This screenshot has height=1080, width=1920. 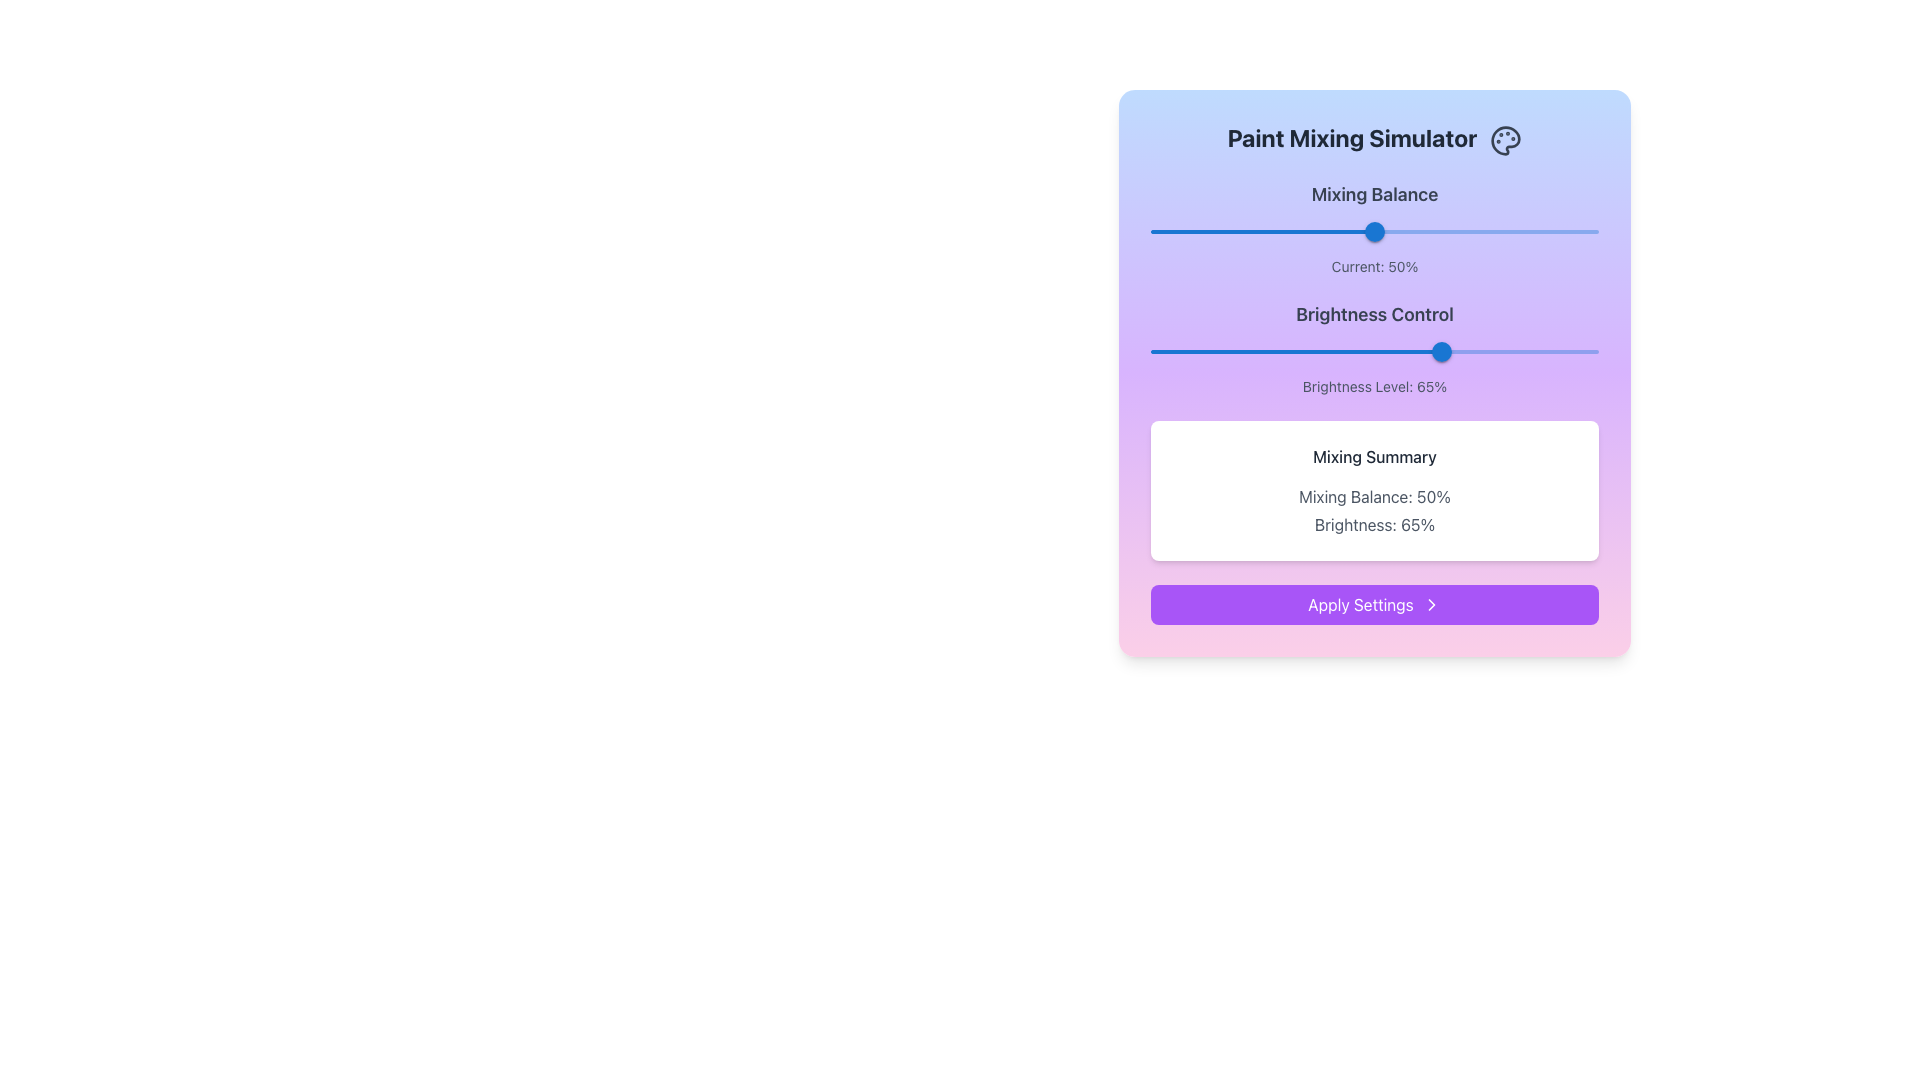 What do you see at coordinates (1373, 193) in the screenshot?
I see `the text label element that serves as a title for the mixing balance section, located above the slider labeled 'Current: 50%'` at bounding box center [1373, 193].